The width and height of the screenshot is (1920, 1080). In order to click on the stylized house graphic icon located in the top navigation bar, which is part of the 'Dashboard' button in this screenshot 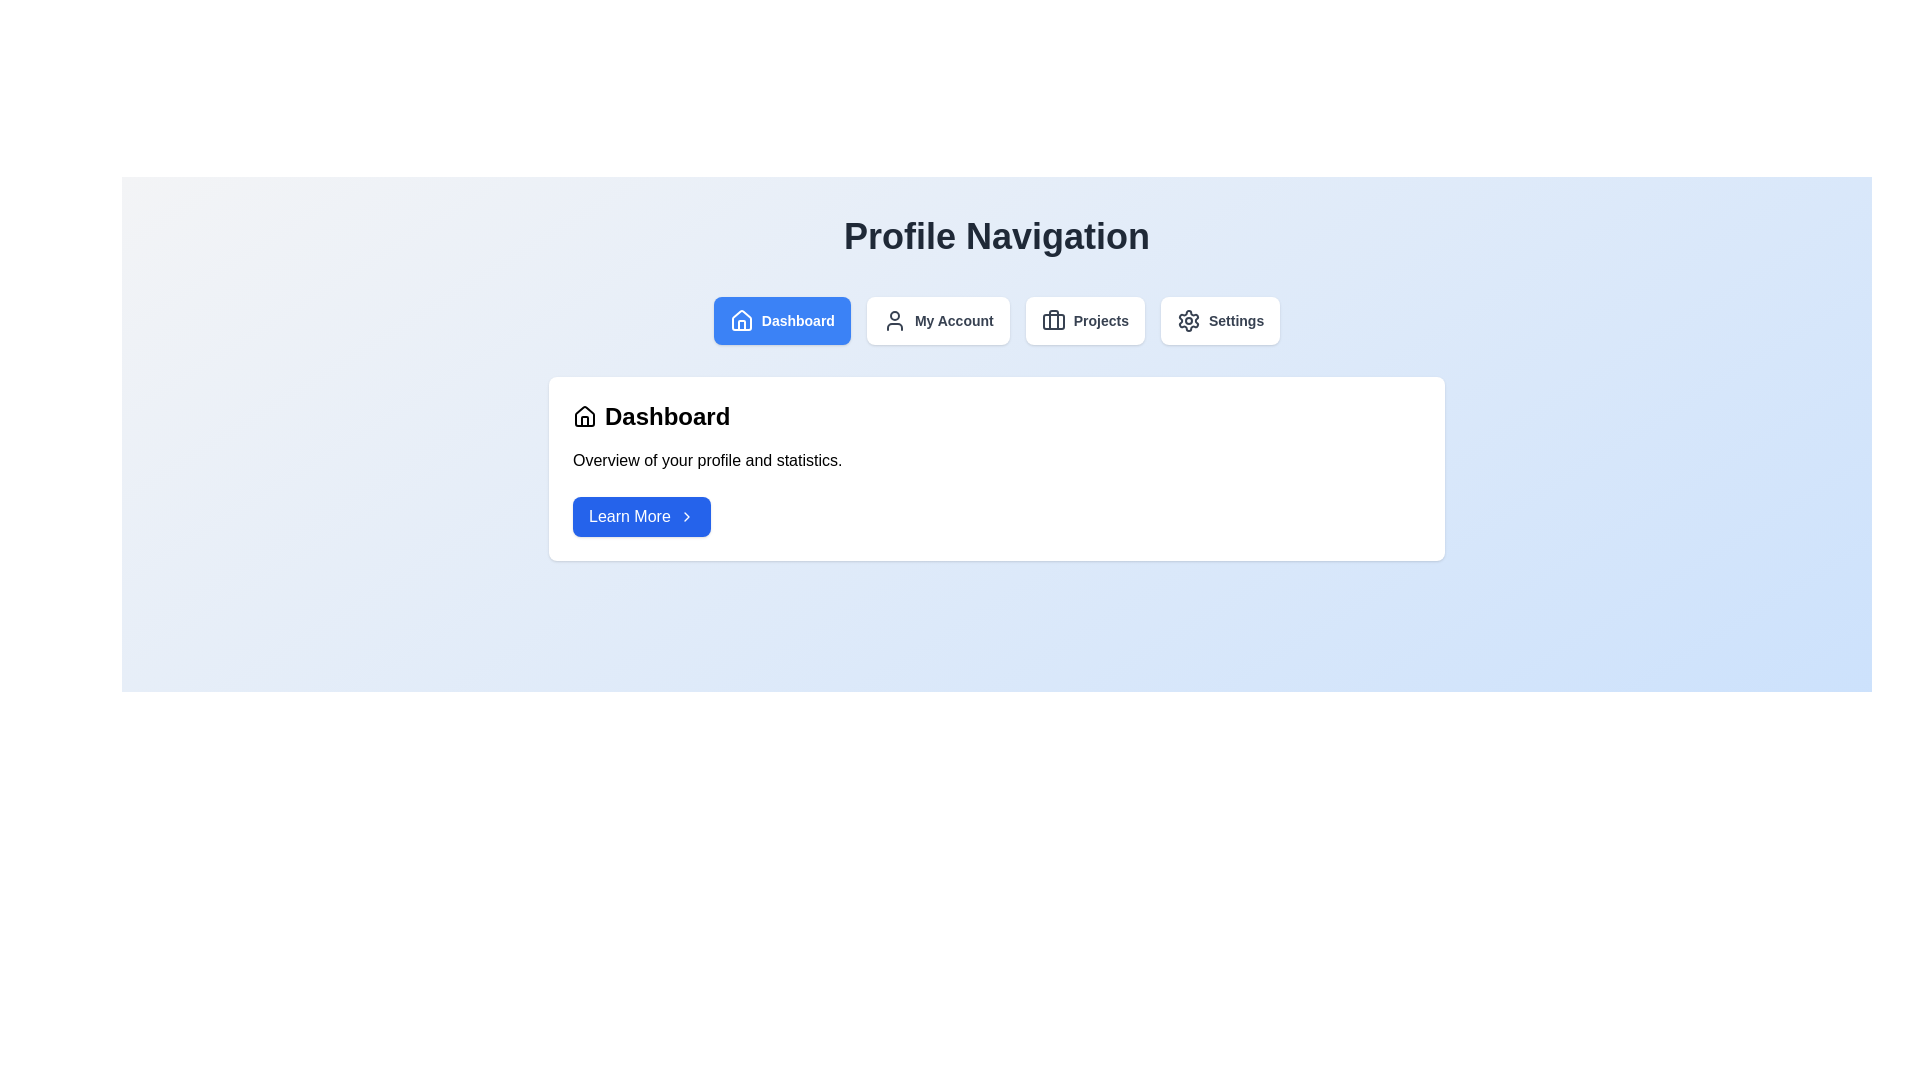, I will do `click(584, 415)`.